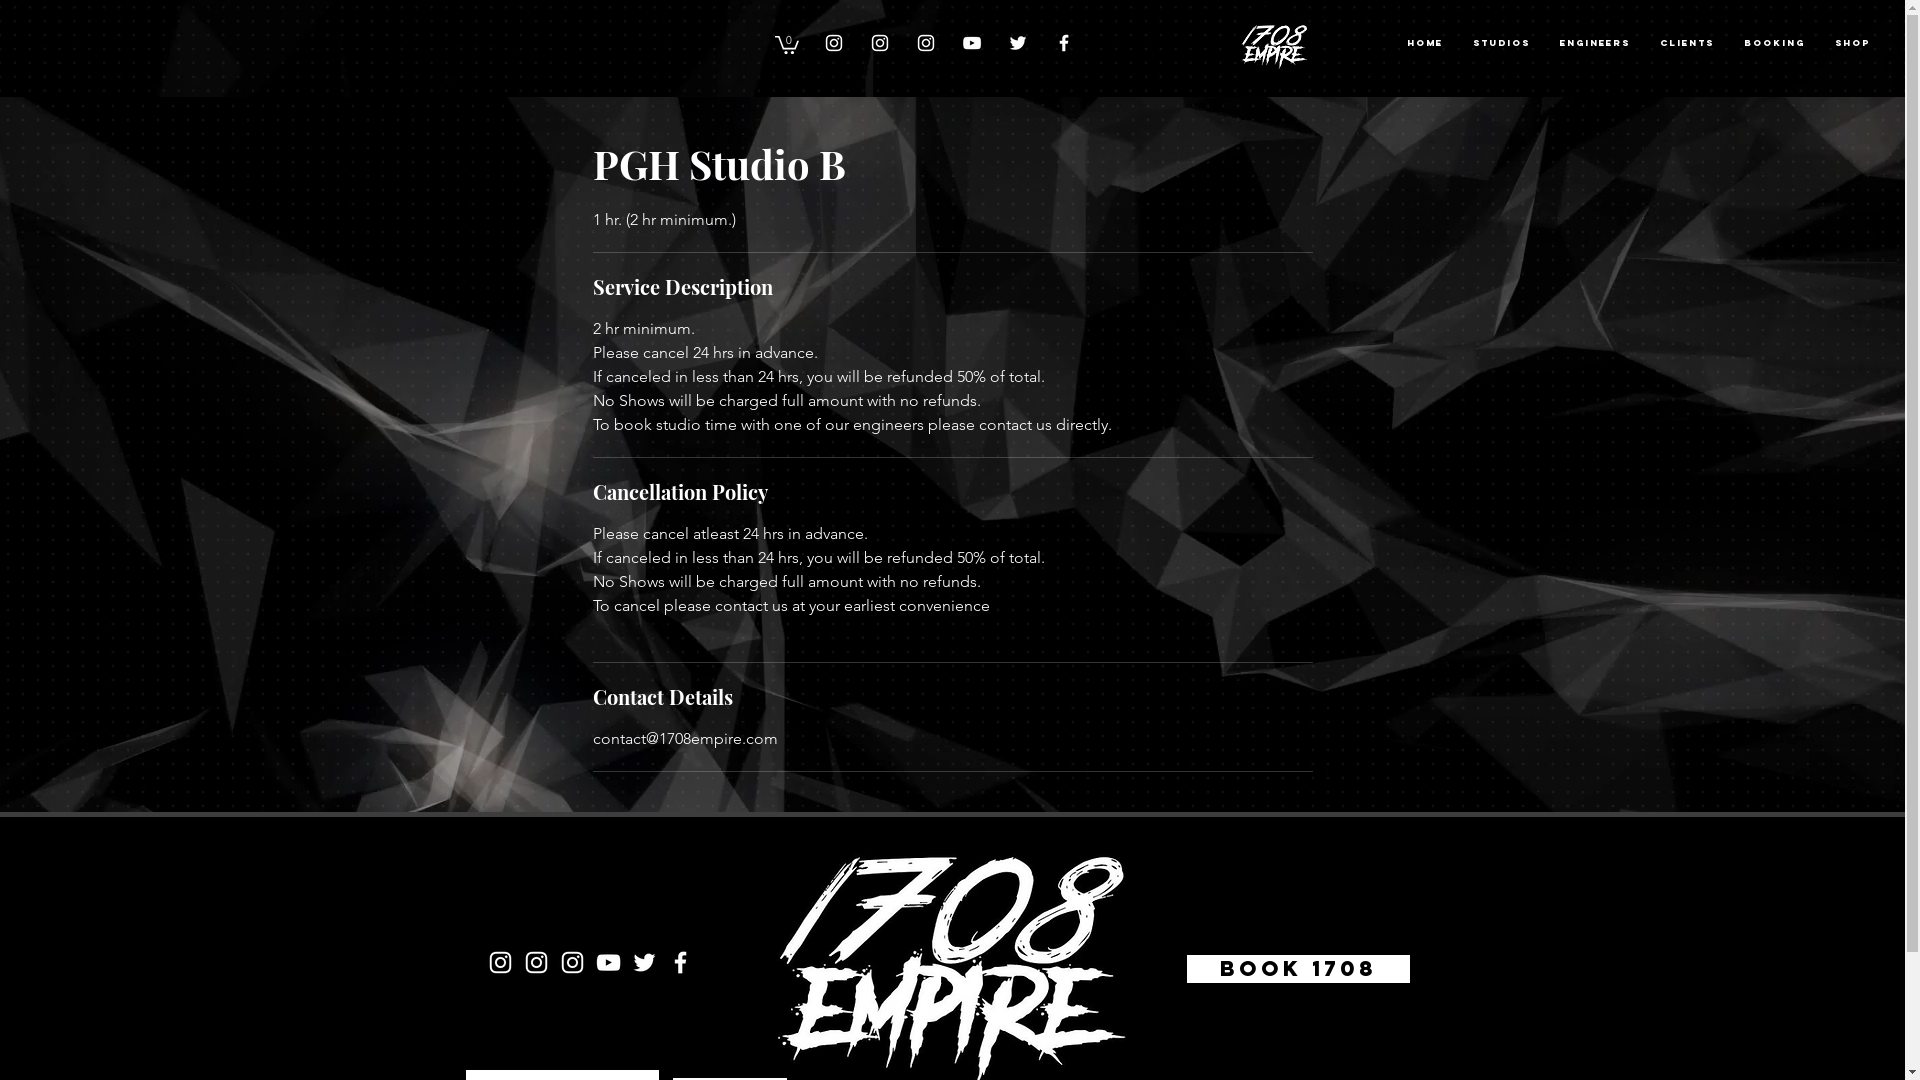 The width and height of the screenshot is (1920, 1080). I want to click on 'BOOKING', so click(1774, 42).